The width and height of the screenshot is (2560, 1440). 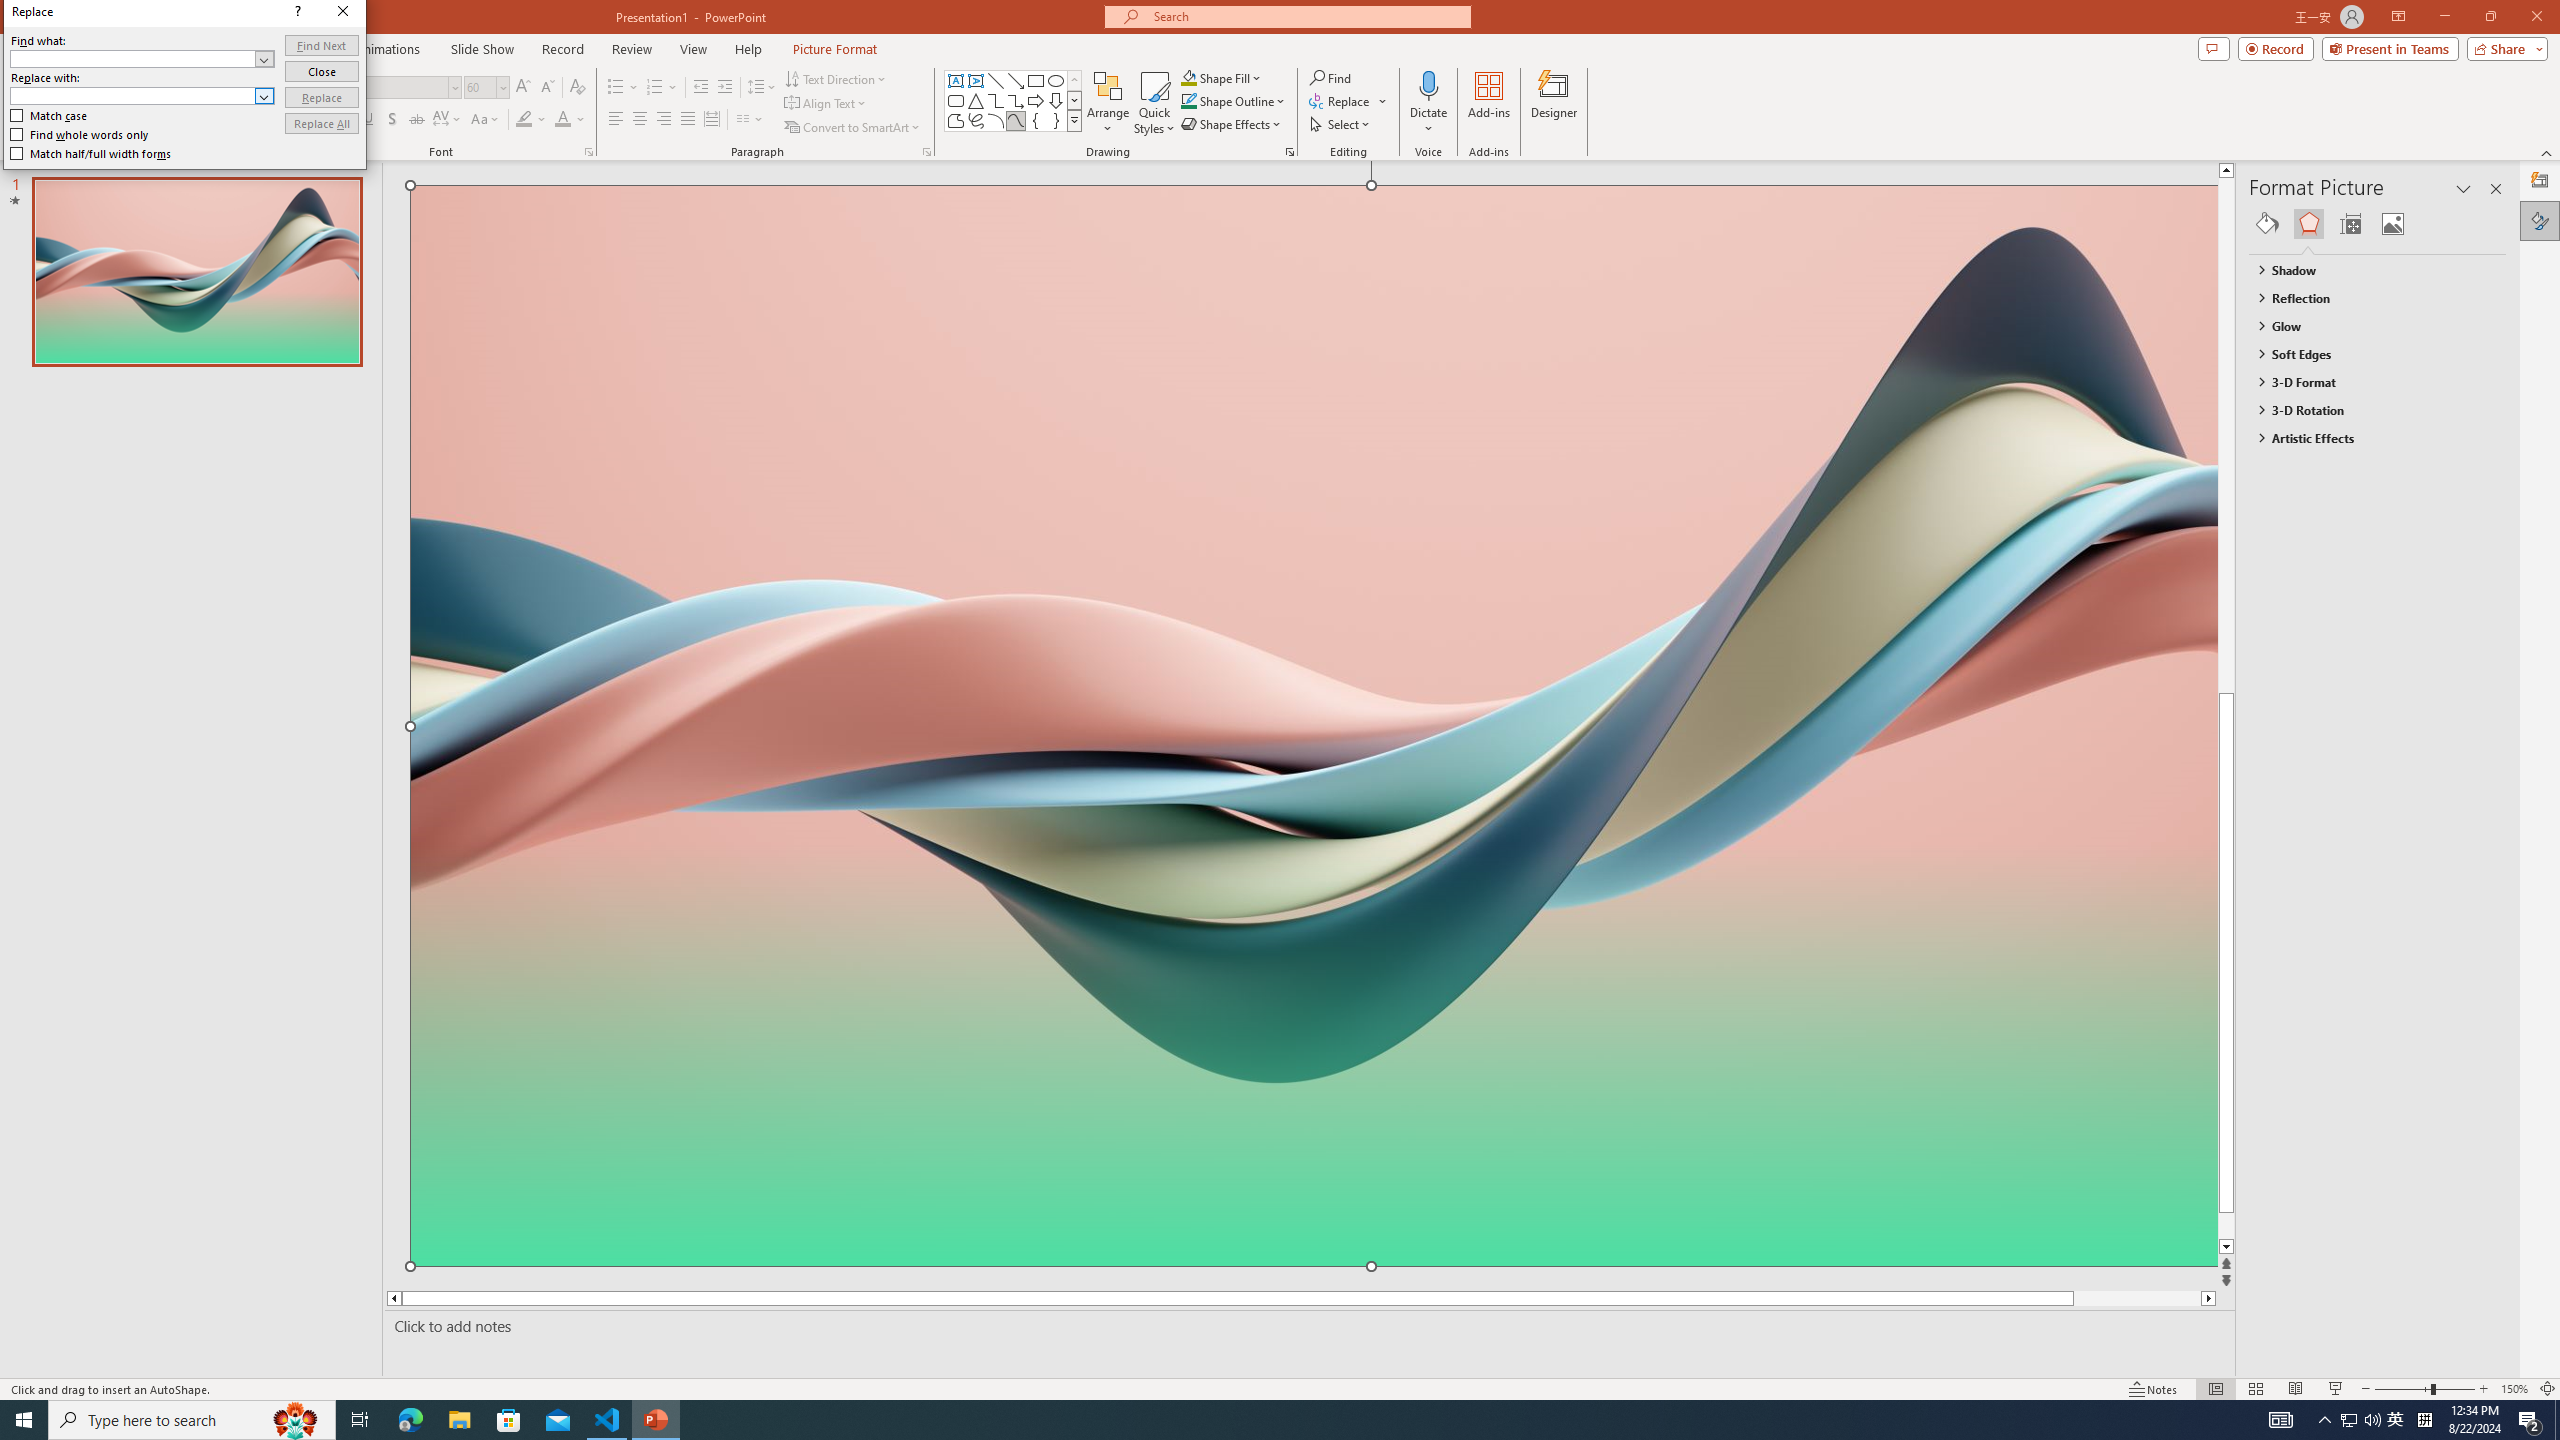 What do you see at coordinates (1075, 119) in the screenshot?
I see `'Shapes'` at bounding box center [1075, 119].